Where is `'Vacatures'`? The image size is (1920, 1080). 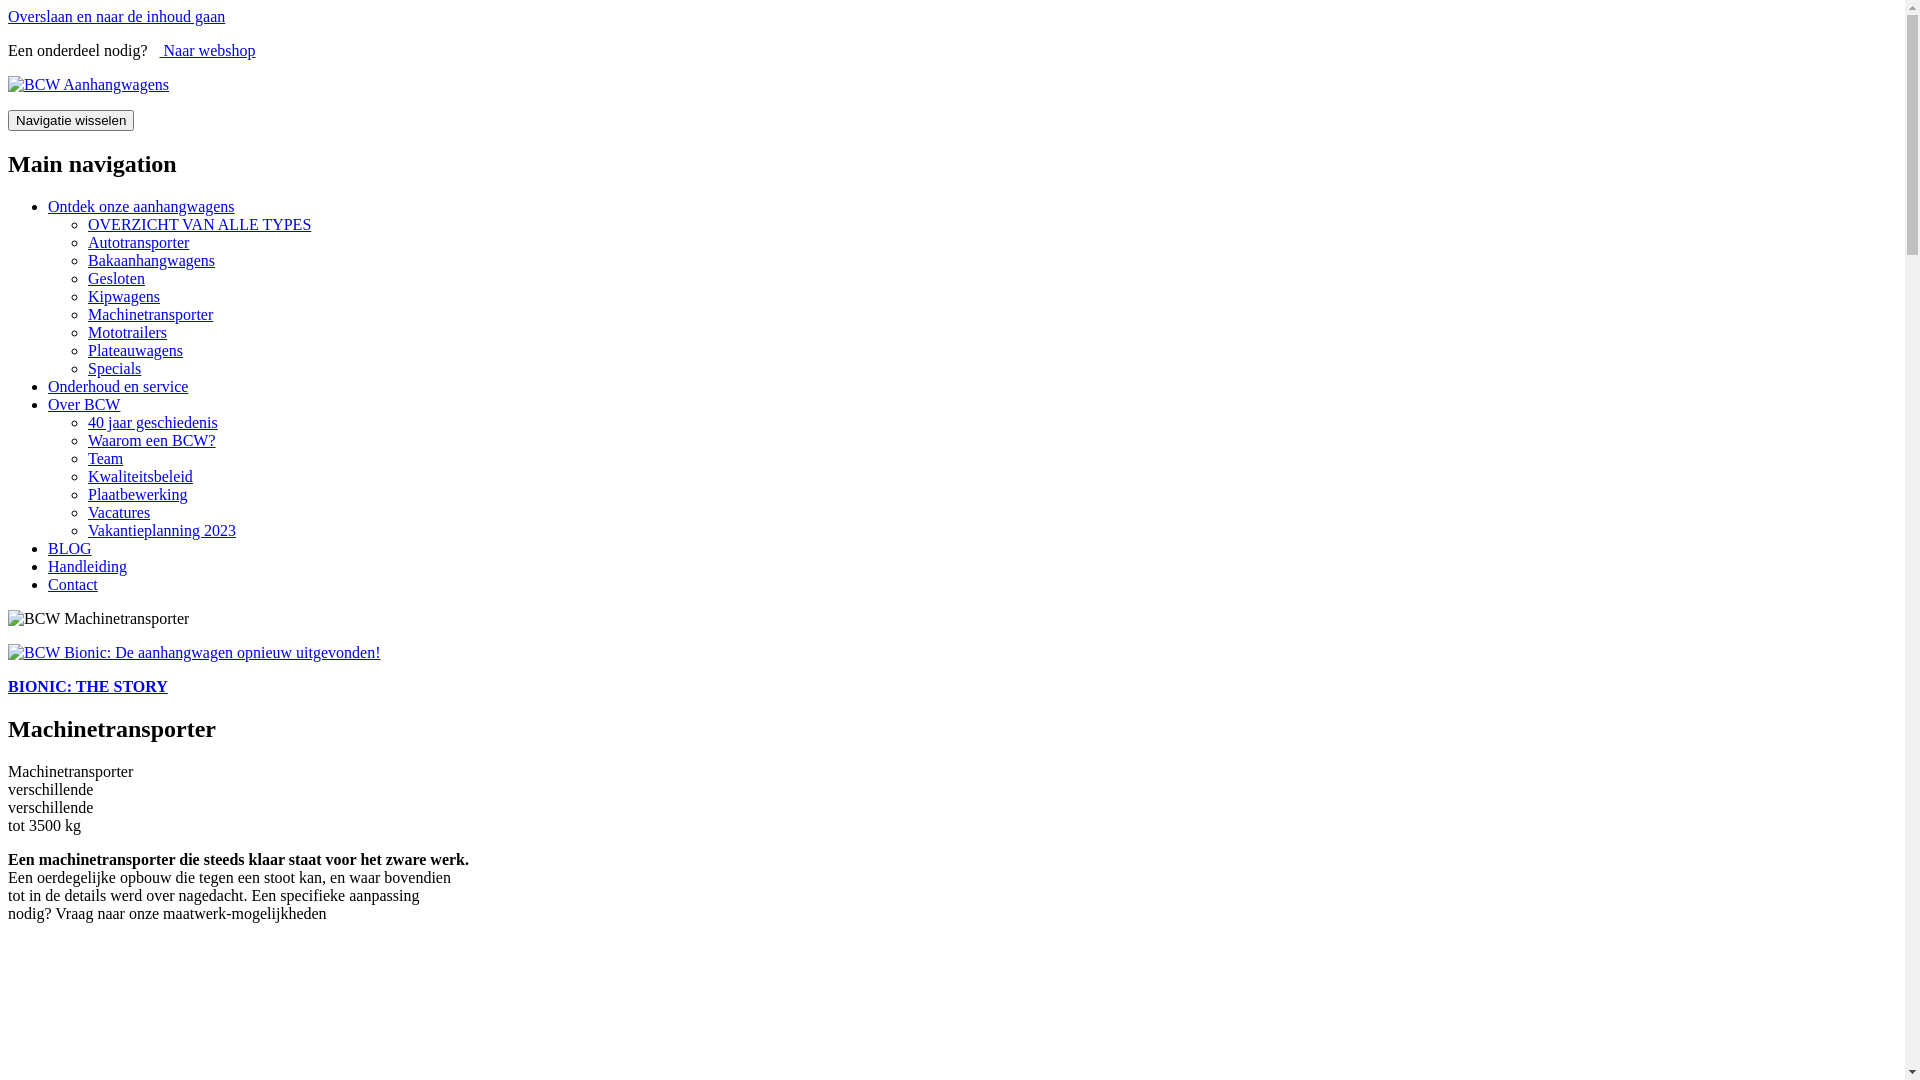 'Vacatures' is located at coordinates (118, 511).